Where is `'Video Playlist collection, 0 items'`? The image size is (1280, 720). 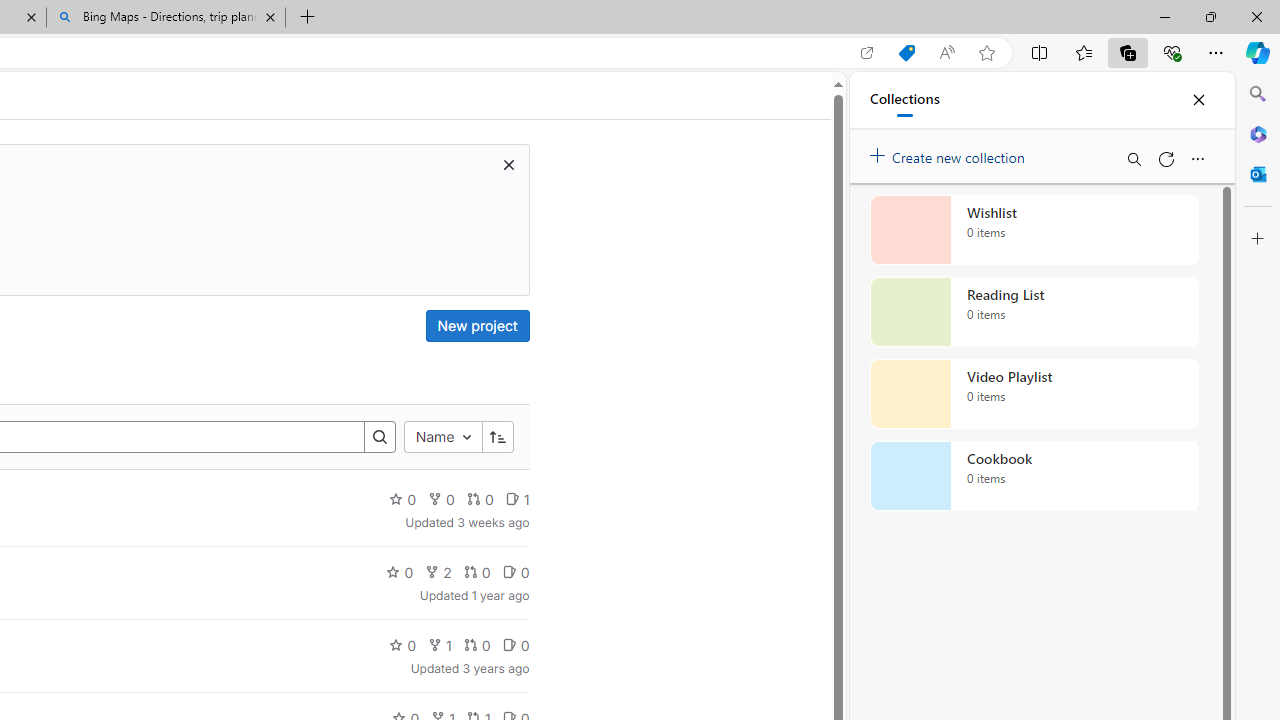 'Video Playlist collection, 0 items' is located at coordinates (1034, 394).